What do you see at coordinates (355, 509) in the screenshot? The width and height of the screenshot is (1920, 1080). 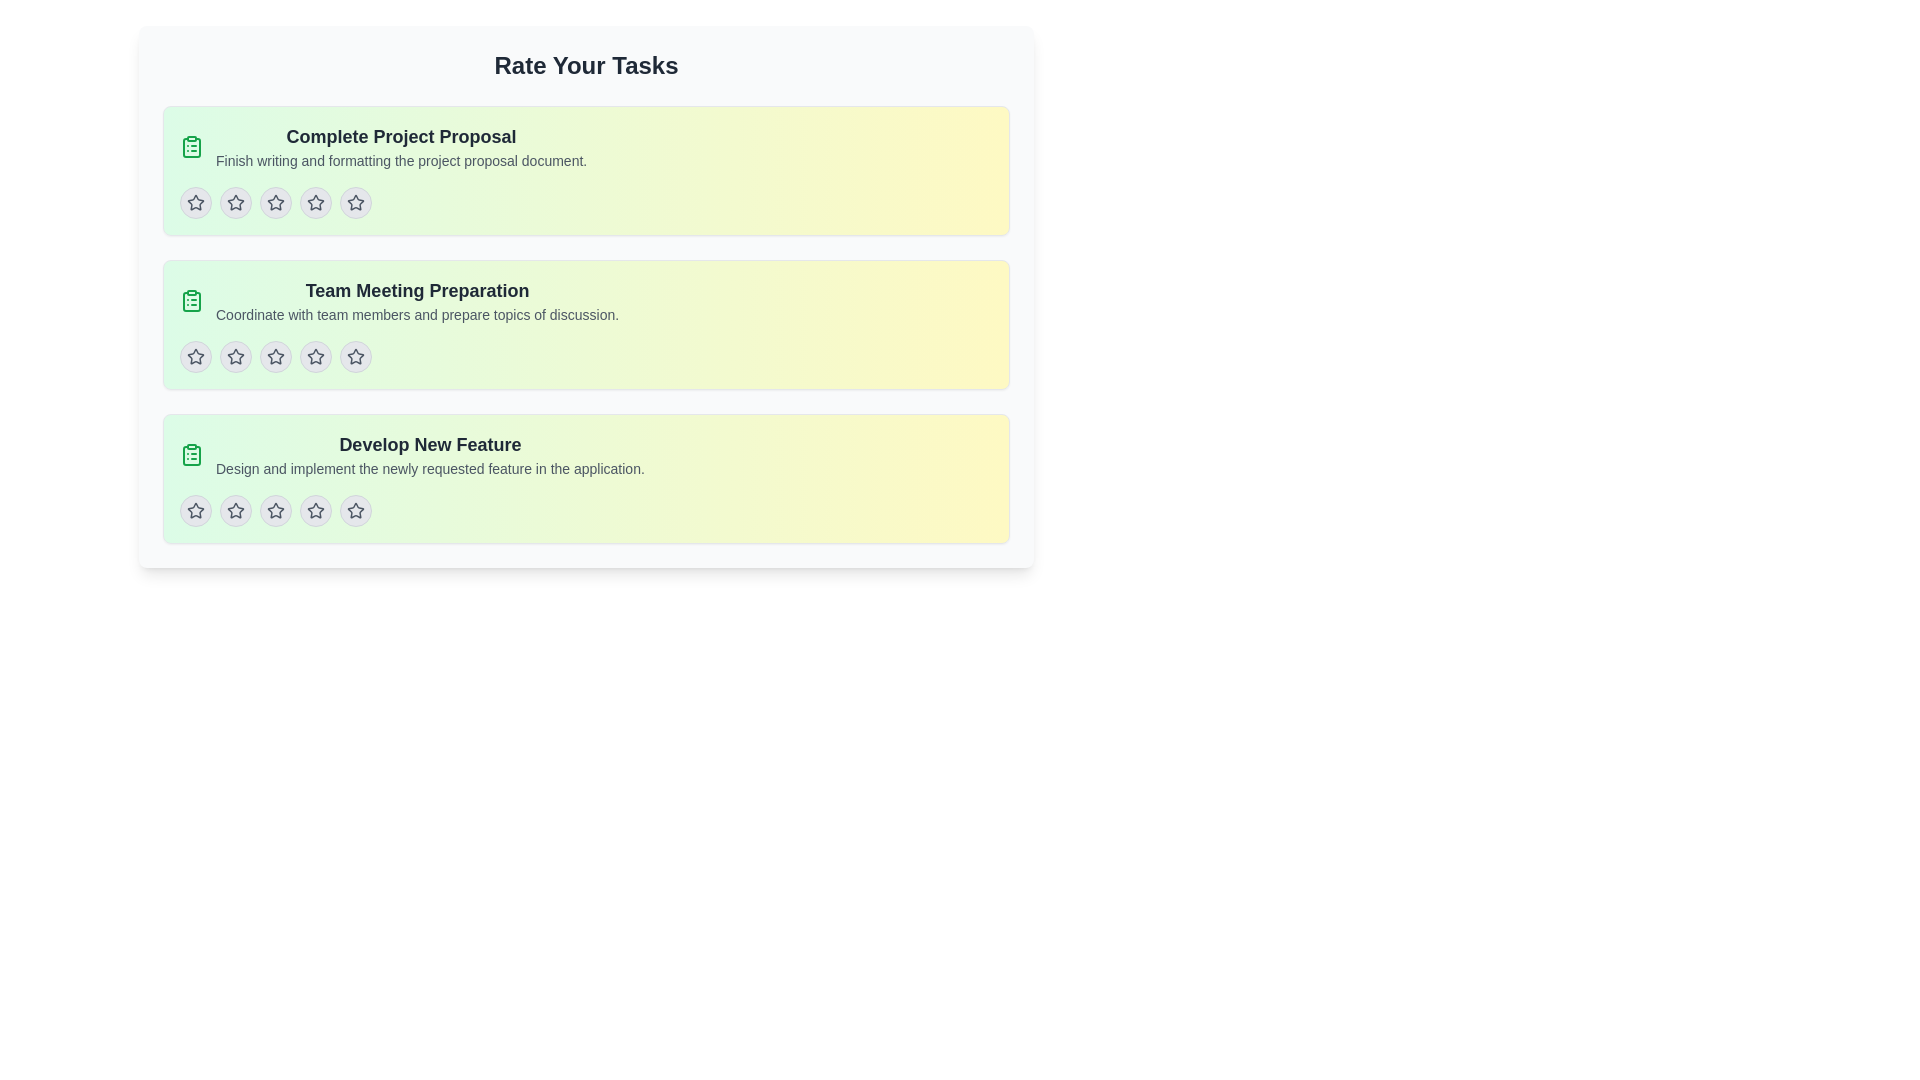 I see `the circular button with a star icon, which is the fifth button from the left in a horizontal group at the bottom right of the task card titled 'Develop New Feature'` at bounding box center [355, 509].